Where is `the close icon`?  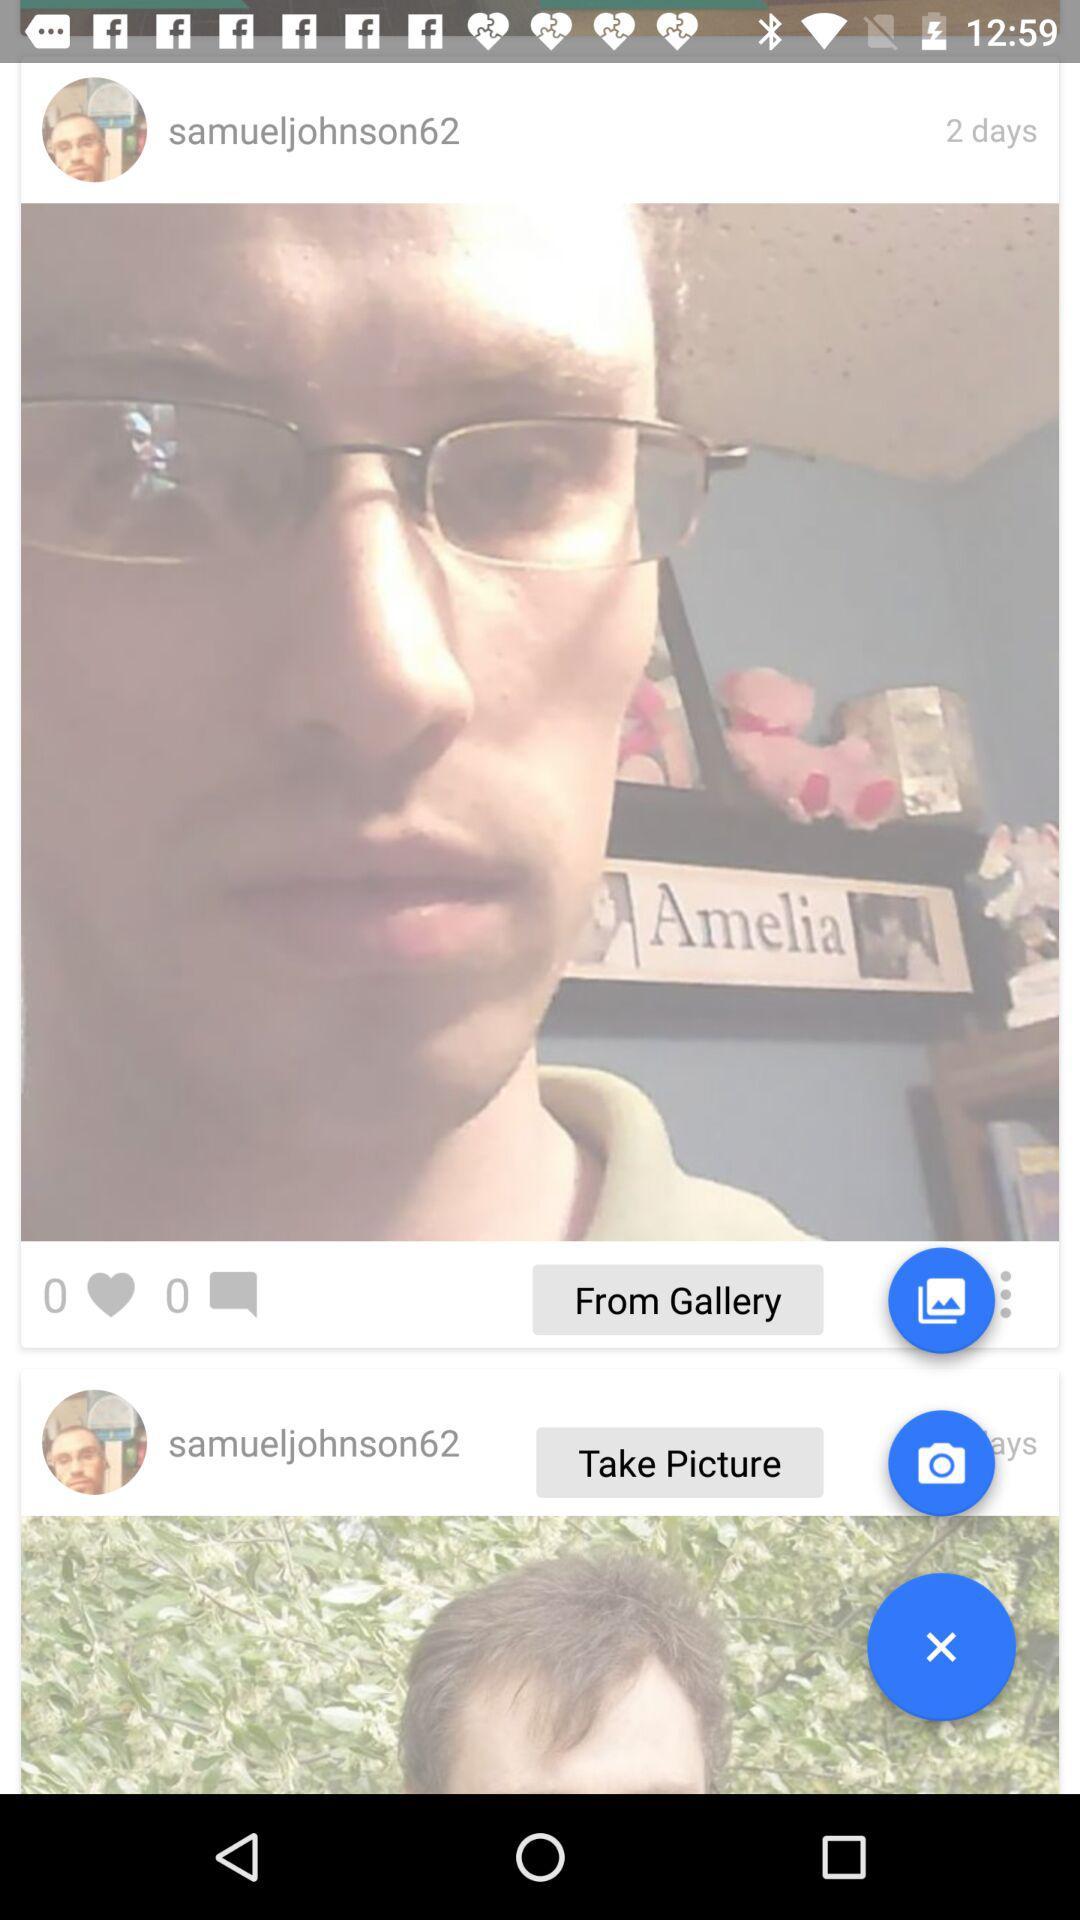 the close icon is located at coordinates (941, 1654).